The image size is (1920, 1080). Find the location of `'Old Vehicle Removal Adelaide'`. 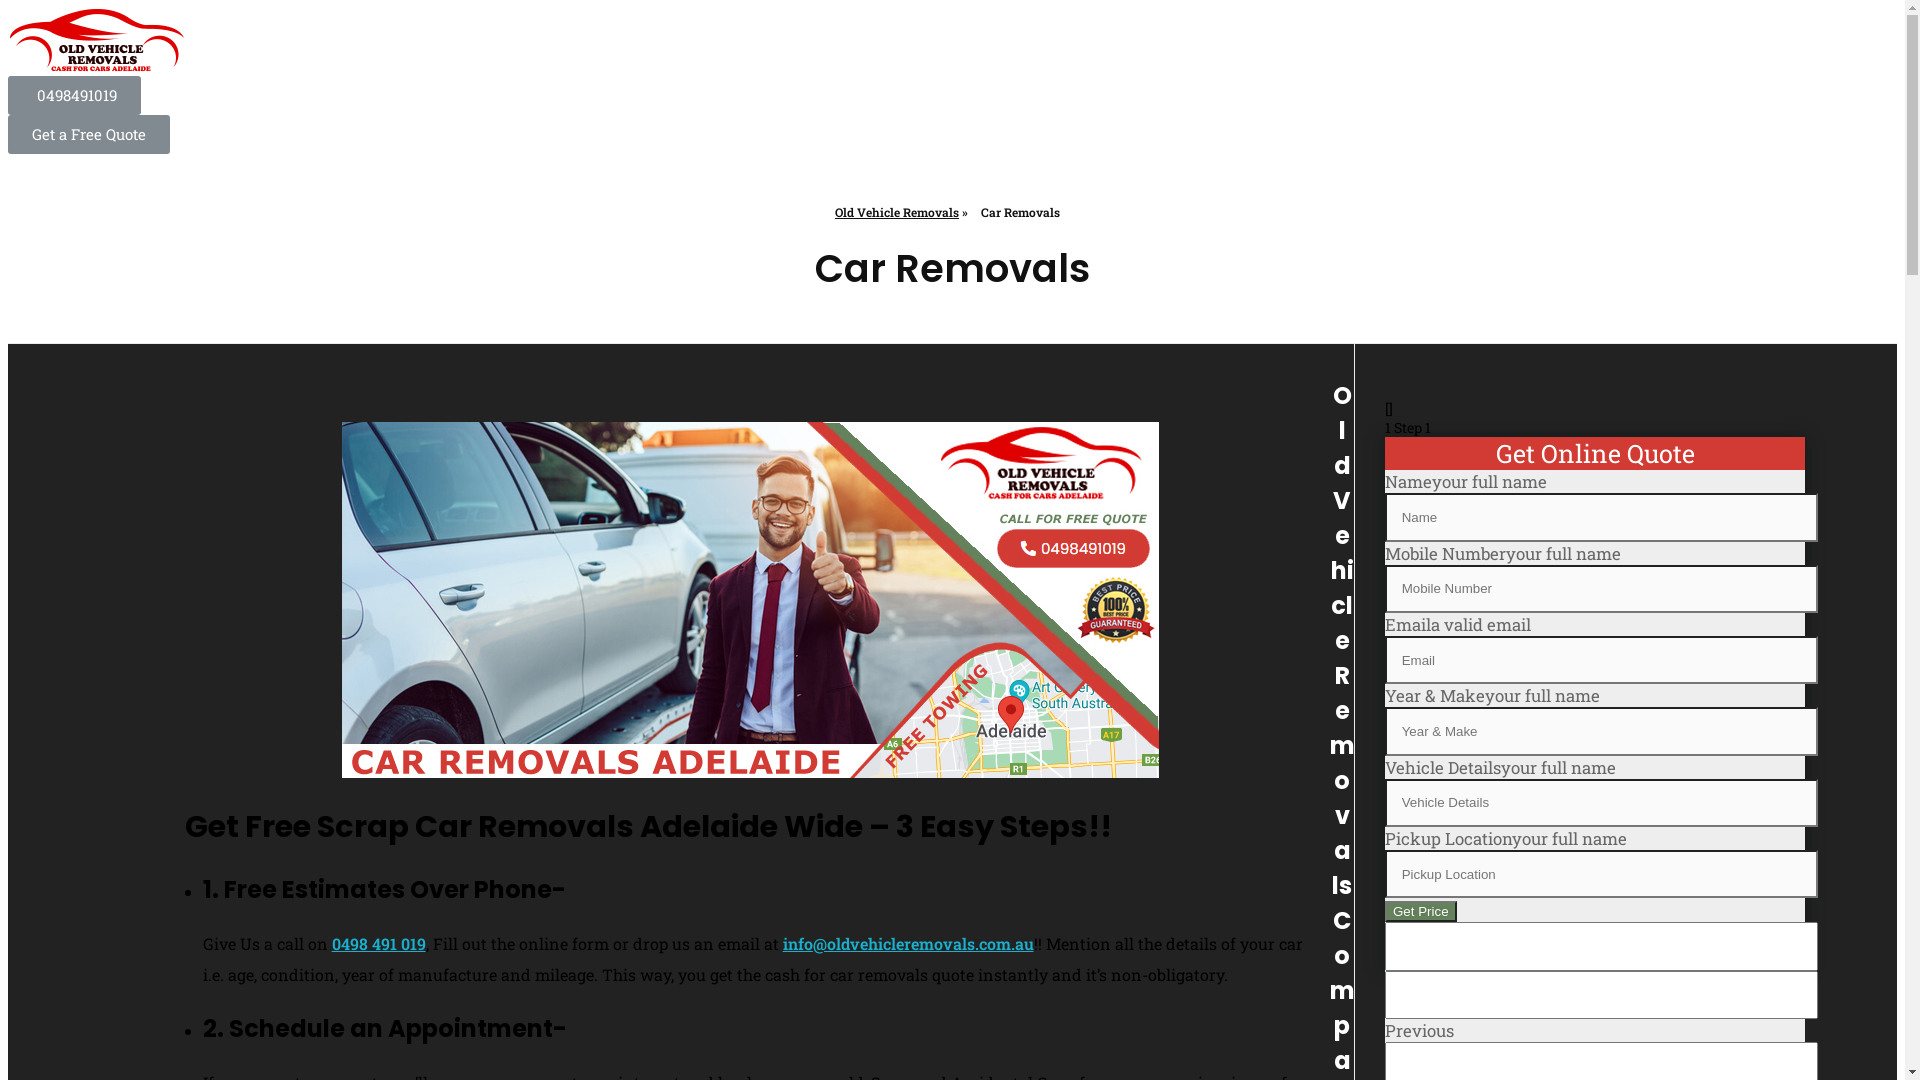

'Old Vehicle Removal Adelaide' is located at coordinates (96, 42).